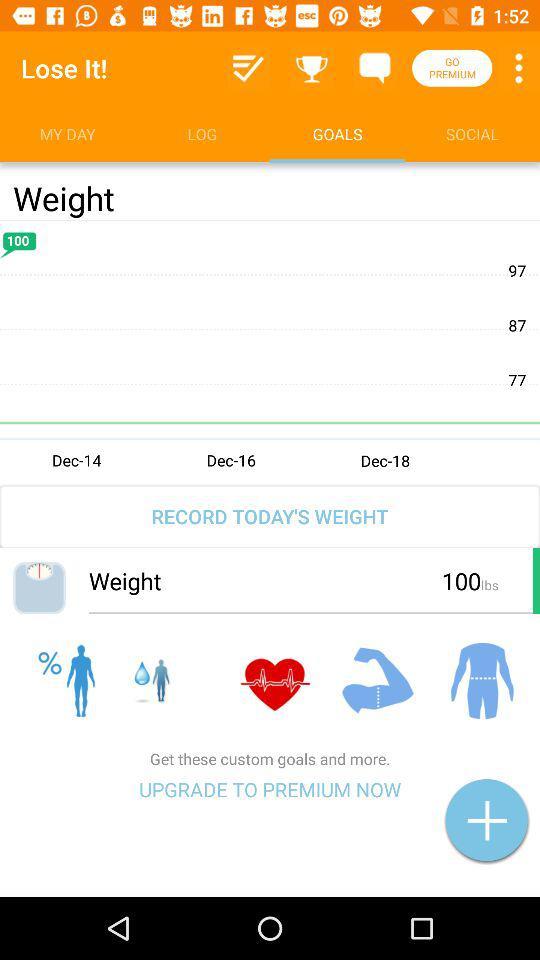  Describe the element at coordinates (270, 515) in the screenshot. I see `the record today s item` at that location.